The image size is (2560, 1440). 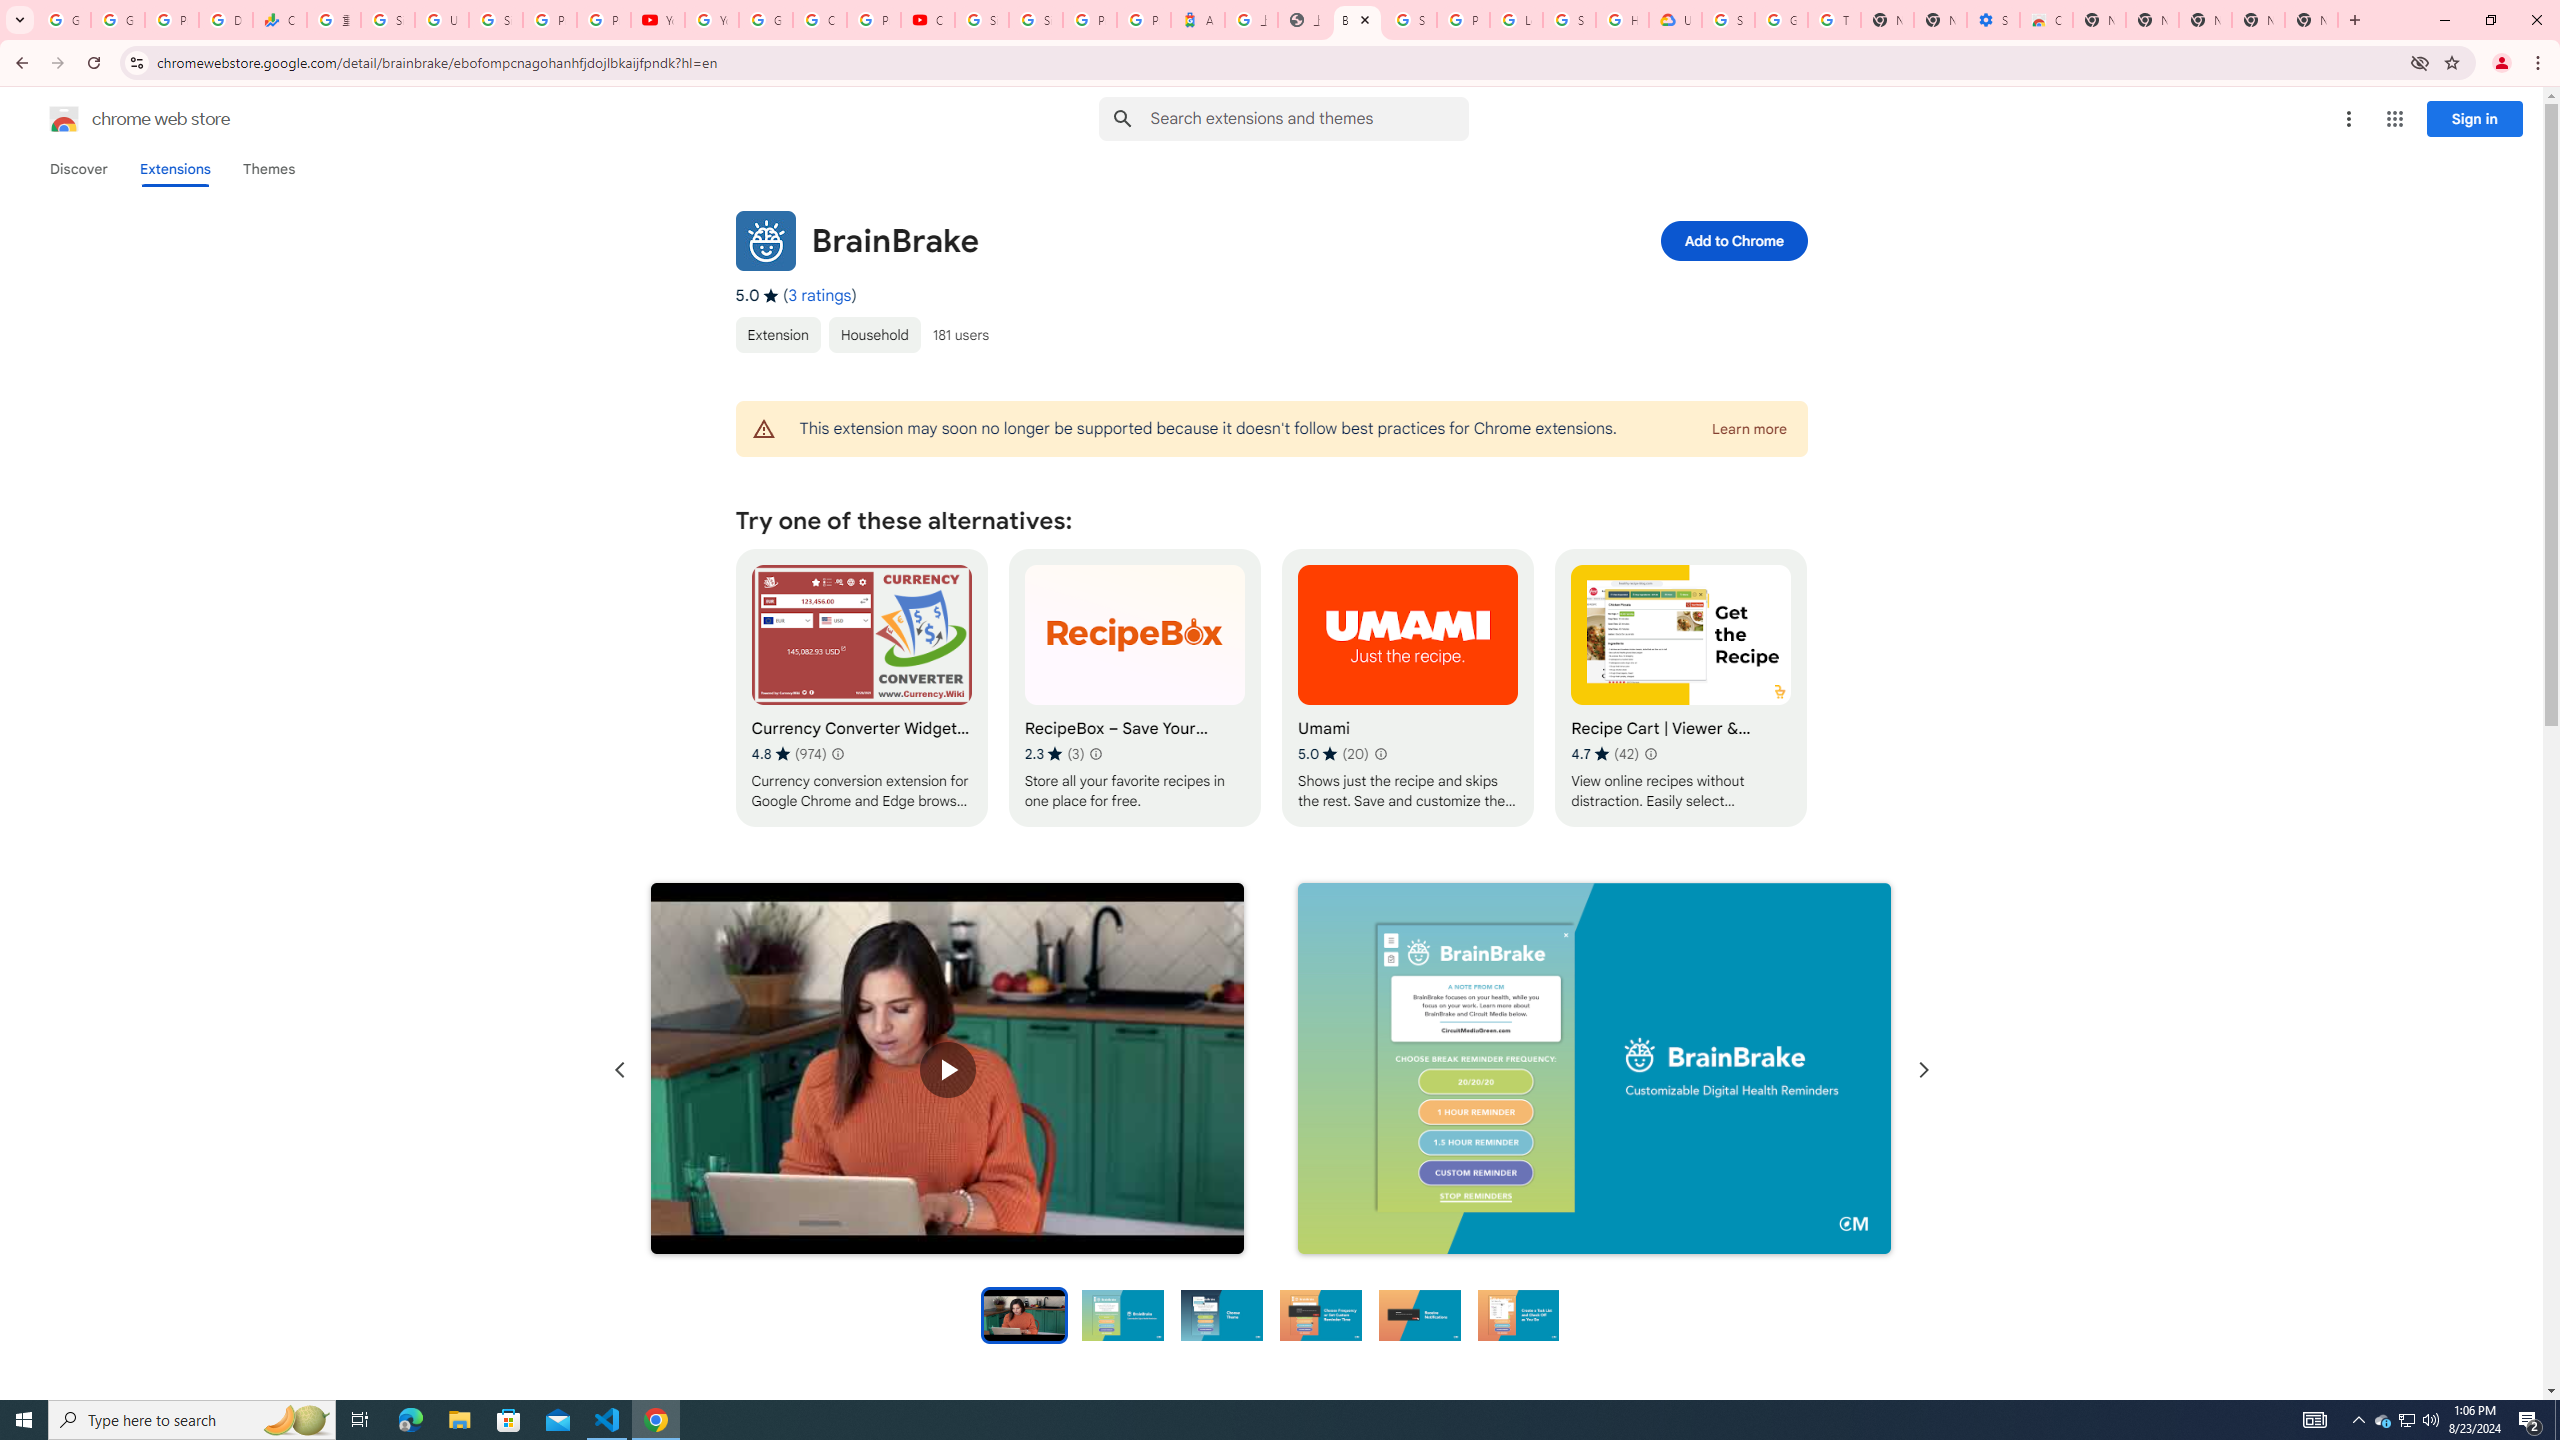 What do you see at coordinates (268, 168) in the screenshot?
I see `'Themes'` at bounding box center [268, 168].